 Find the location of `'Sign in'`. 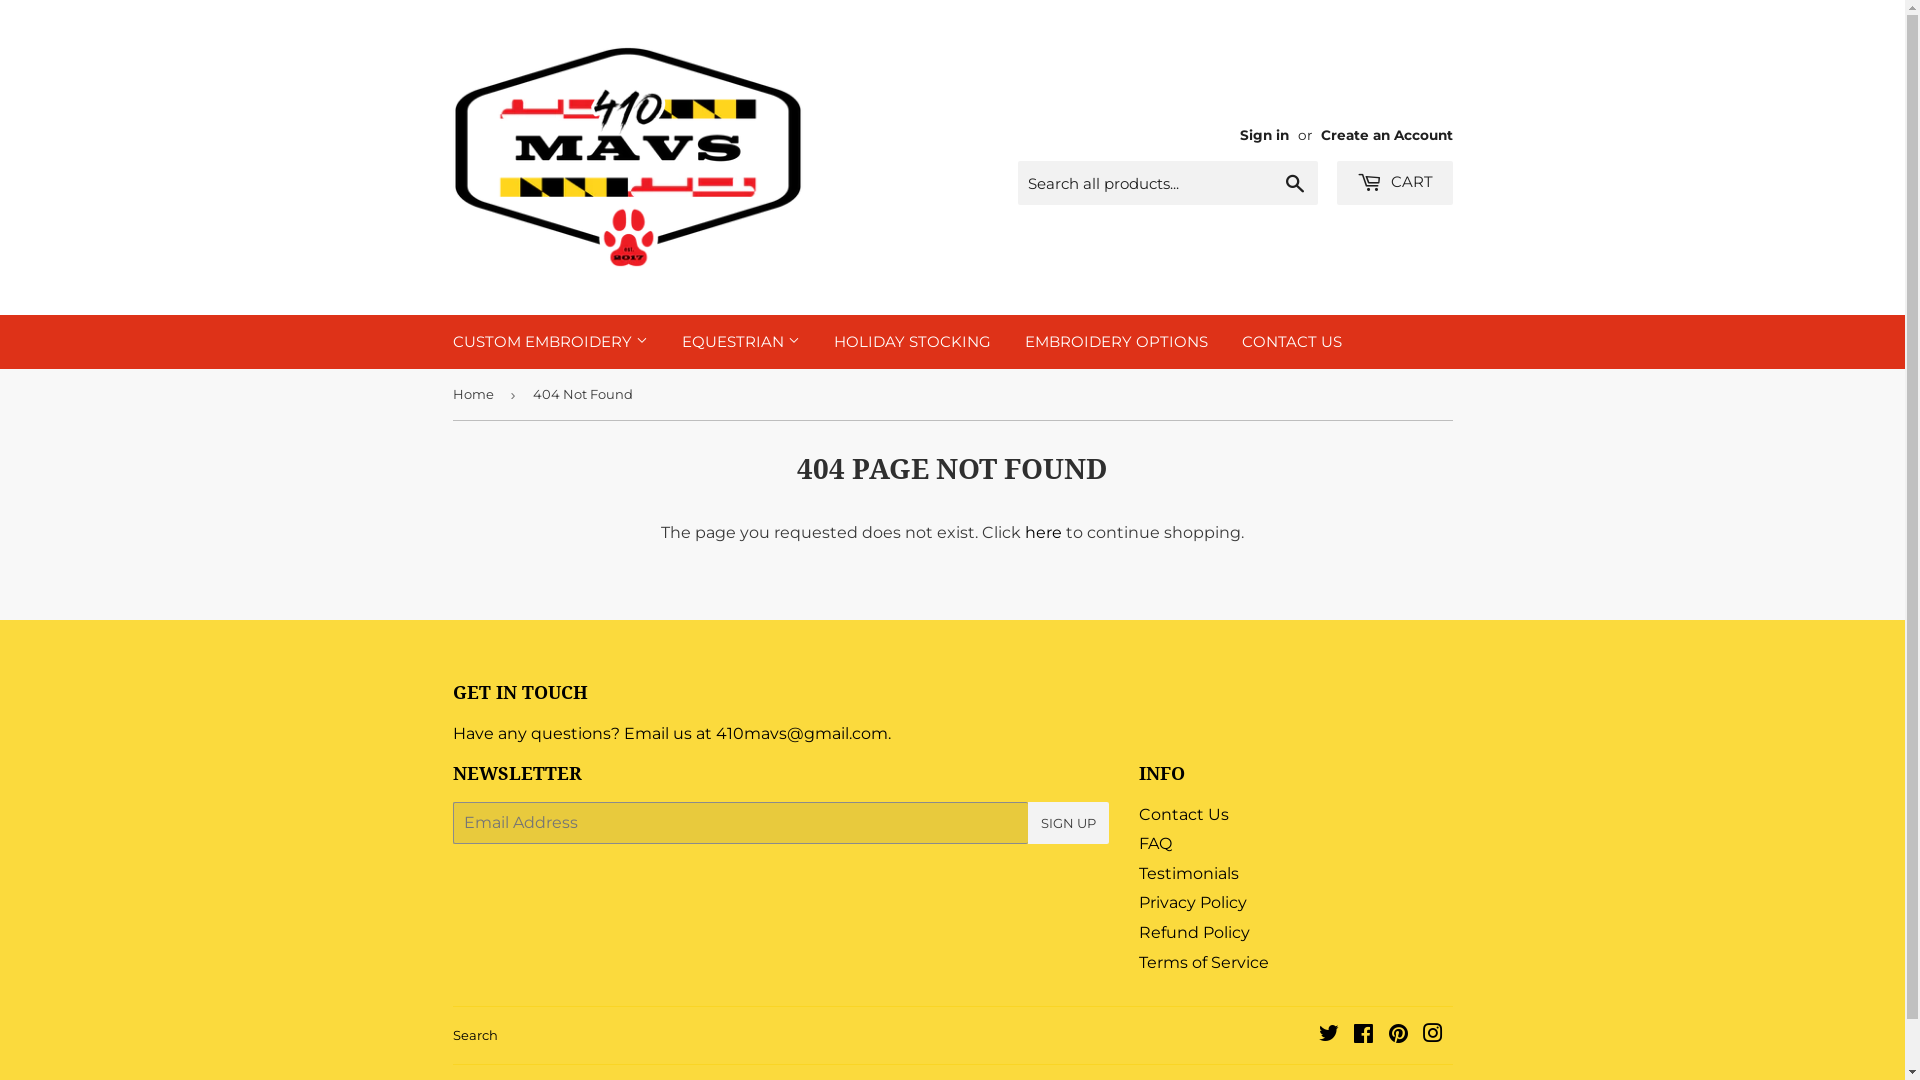

'Sign in' is located at coordinates (1263, 135).